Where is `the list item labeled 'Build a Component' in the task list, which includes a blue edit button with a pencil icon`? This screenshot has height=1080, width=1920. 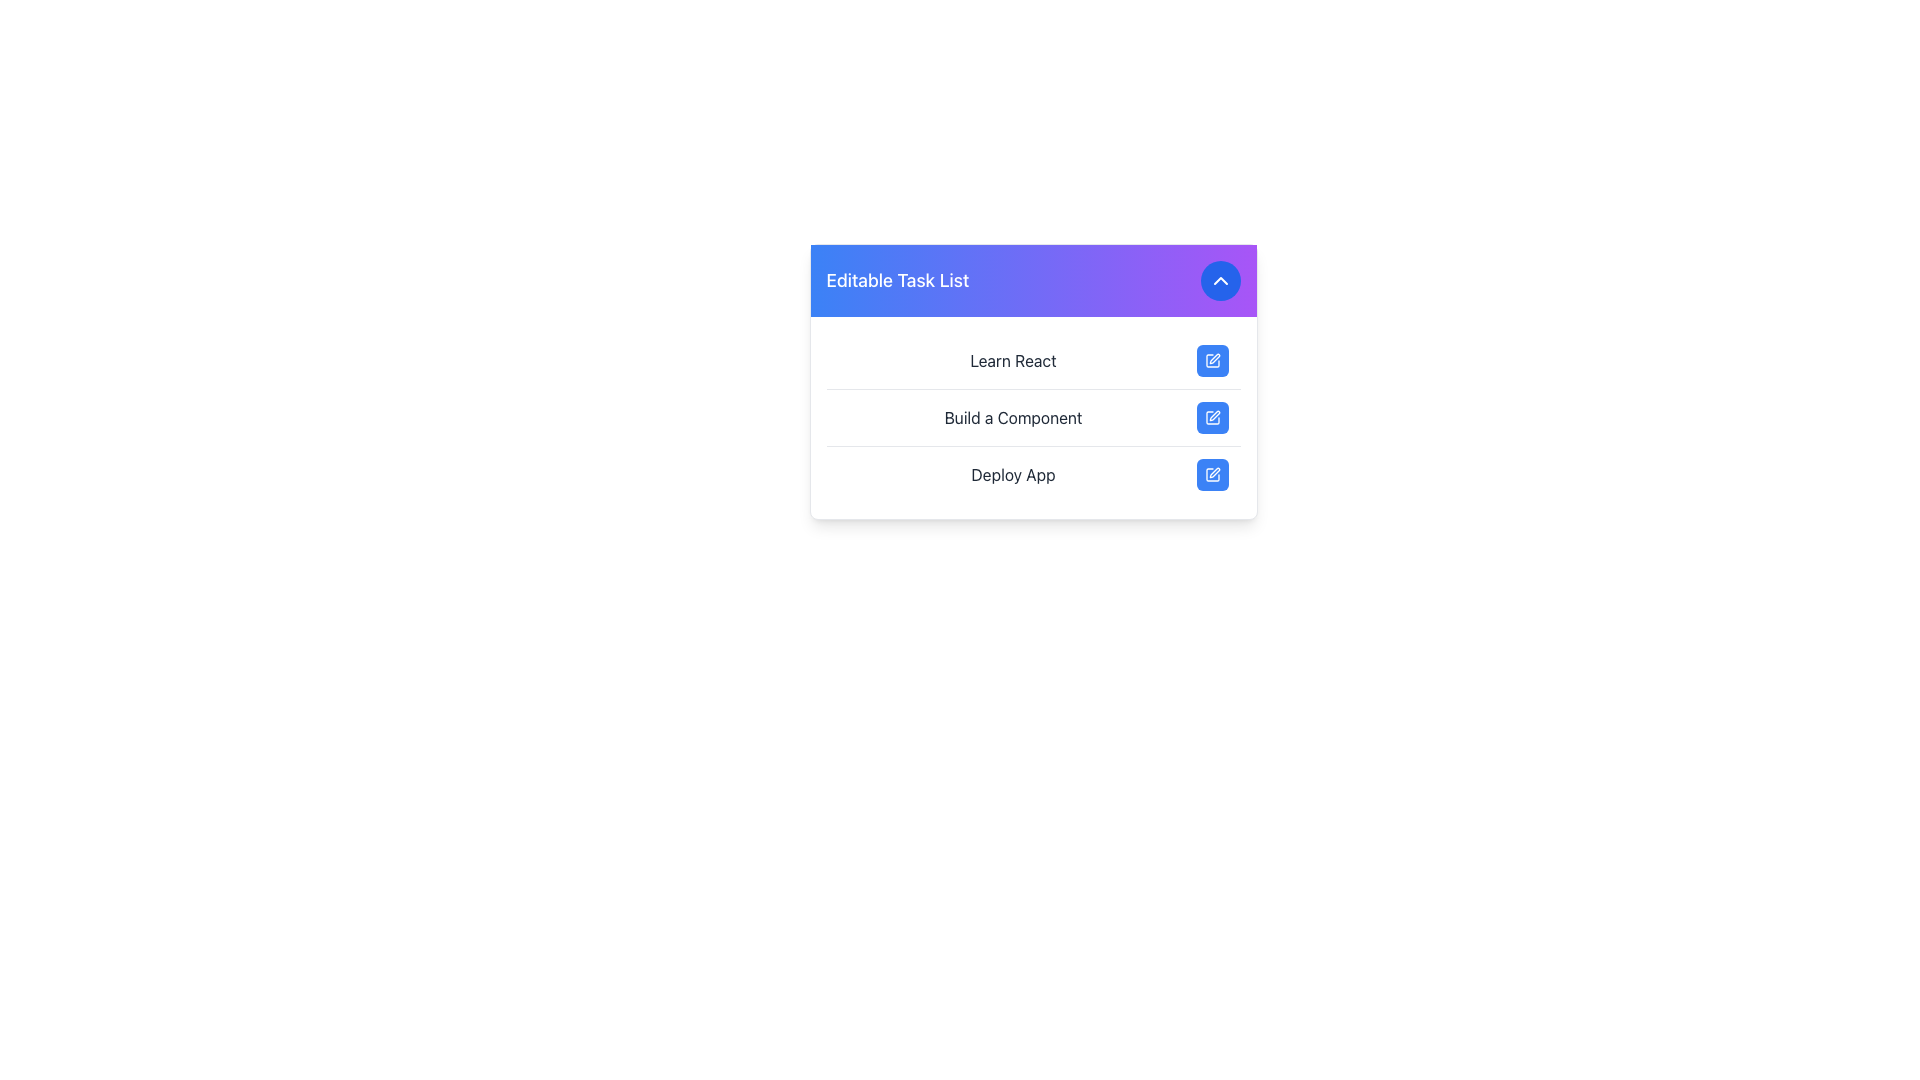 the list item labeled 'Build a Component' in the task list, which includes a blue edit button with a pencil icon is located at coordinates (1033, 416).